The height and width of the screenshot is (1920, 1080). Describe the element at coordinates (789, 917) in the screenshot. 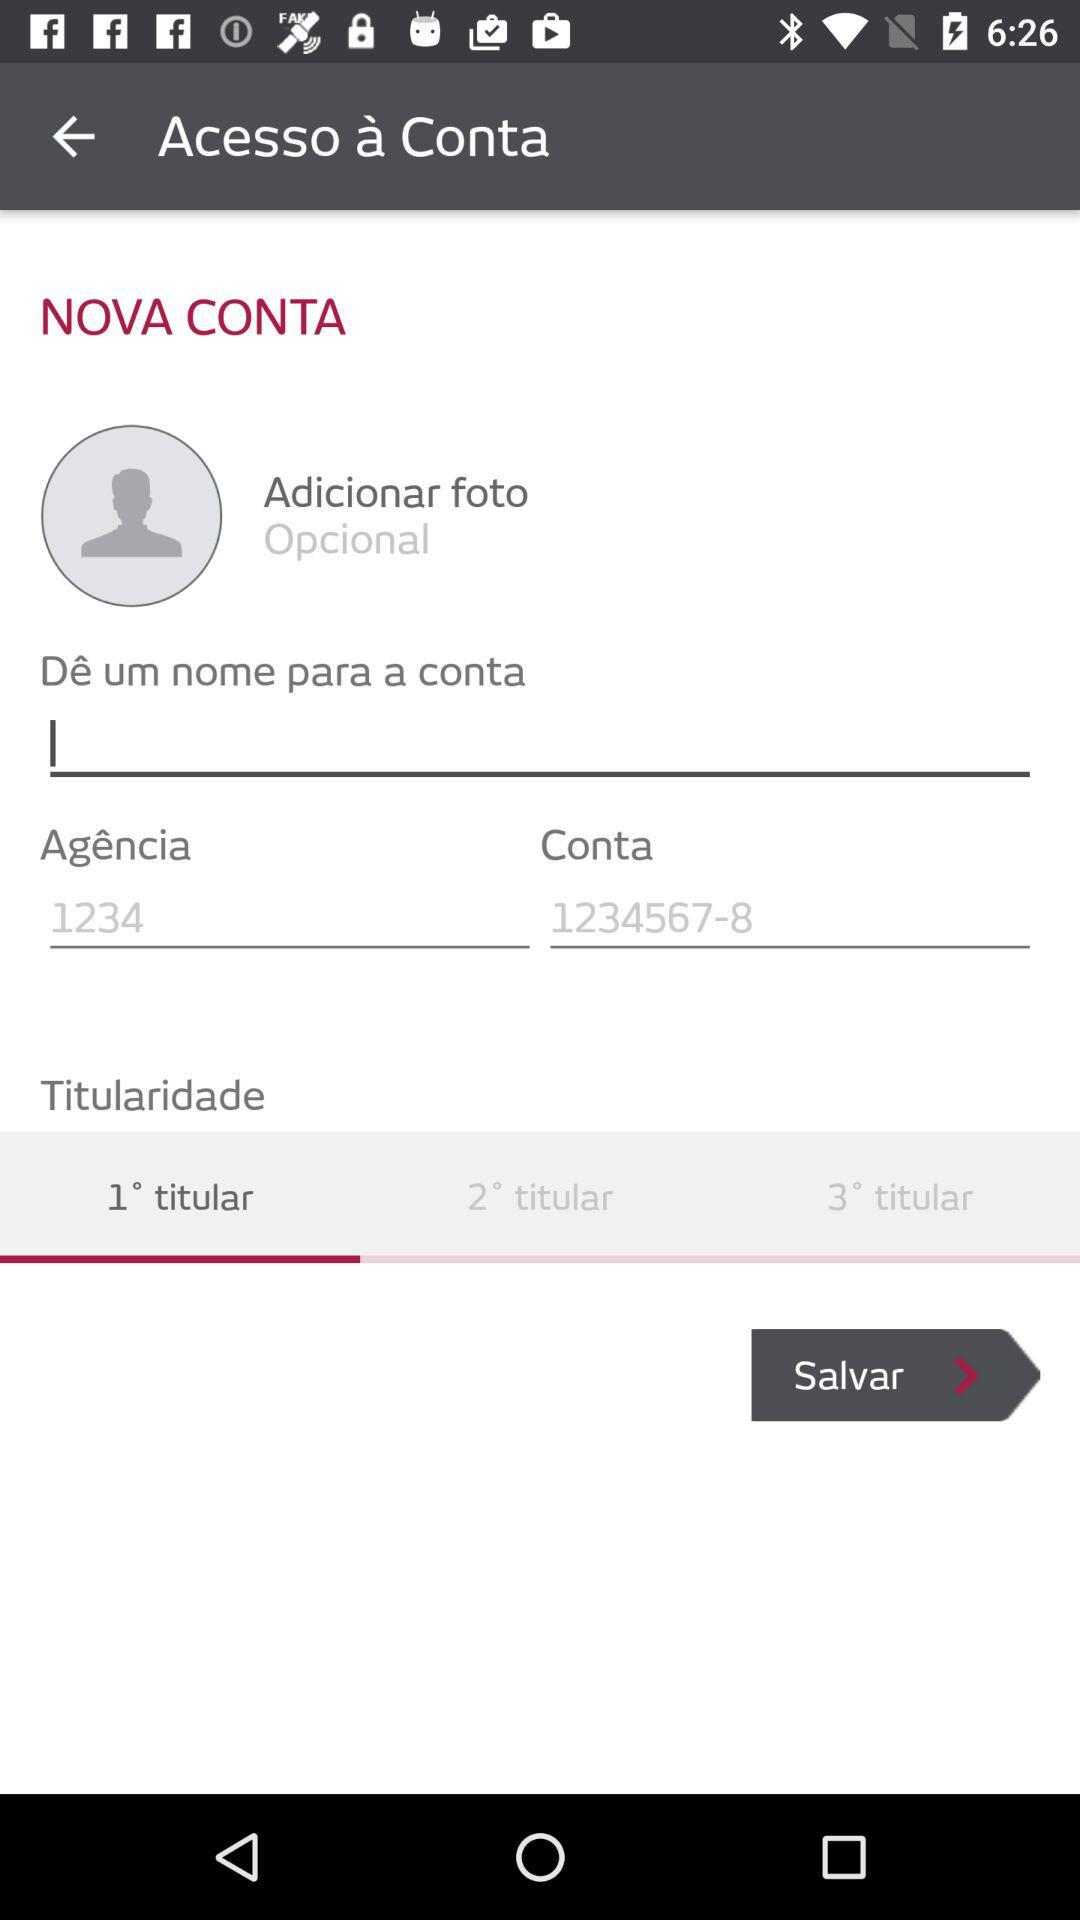

I see `zip code` at that location.